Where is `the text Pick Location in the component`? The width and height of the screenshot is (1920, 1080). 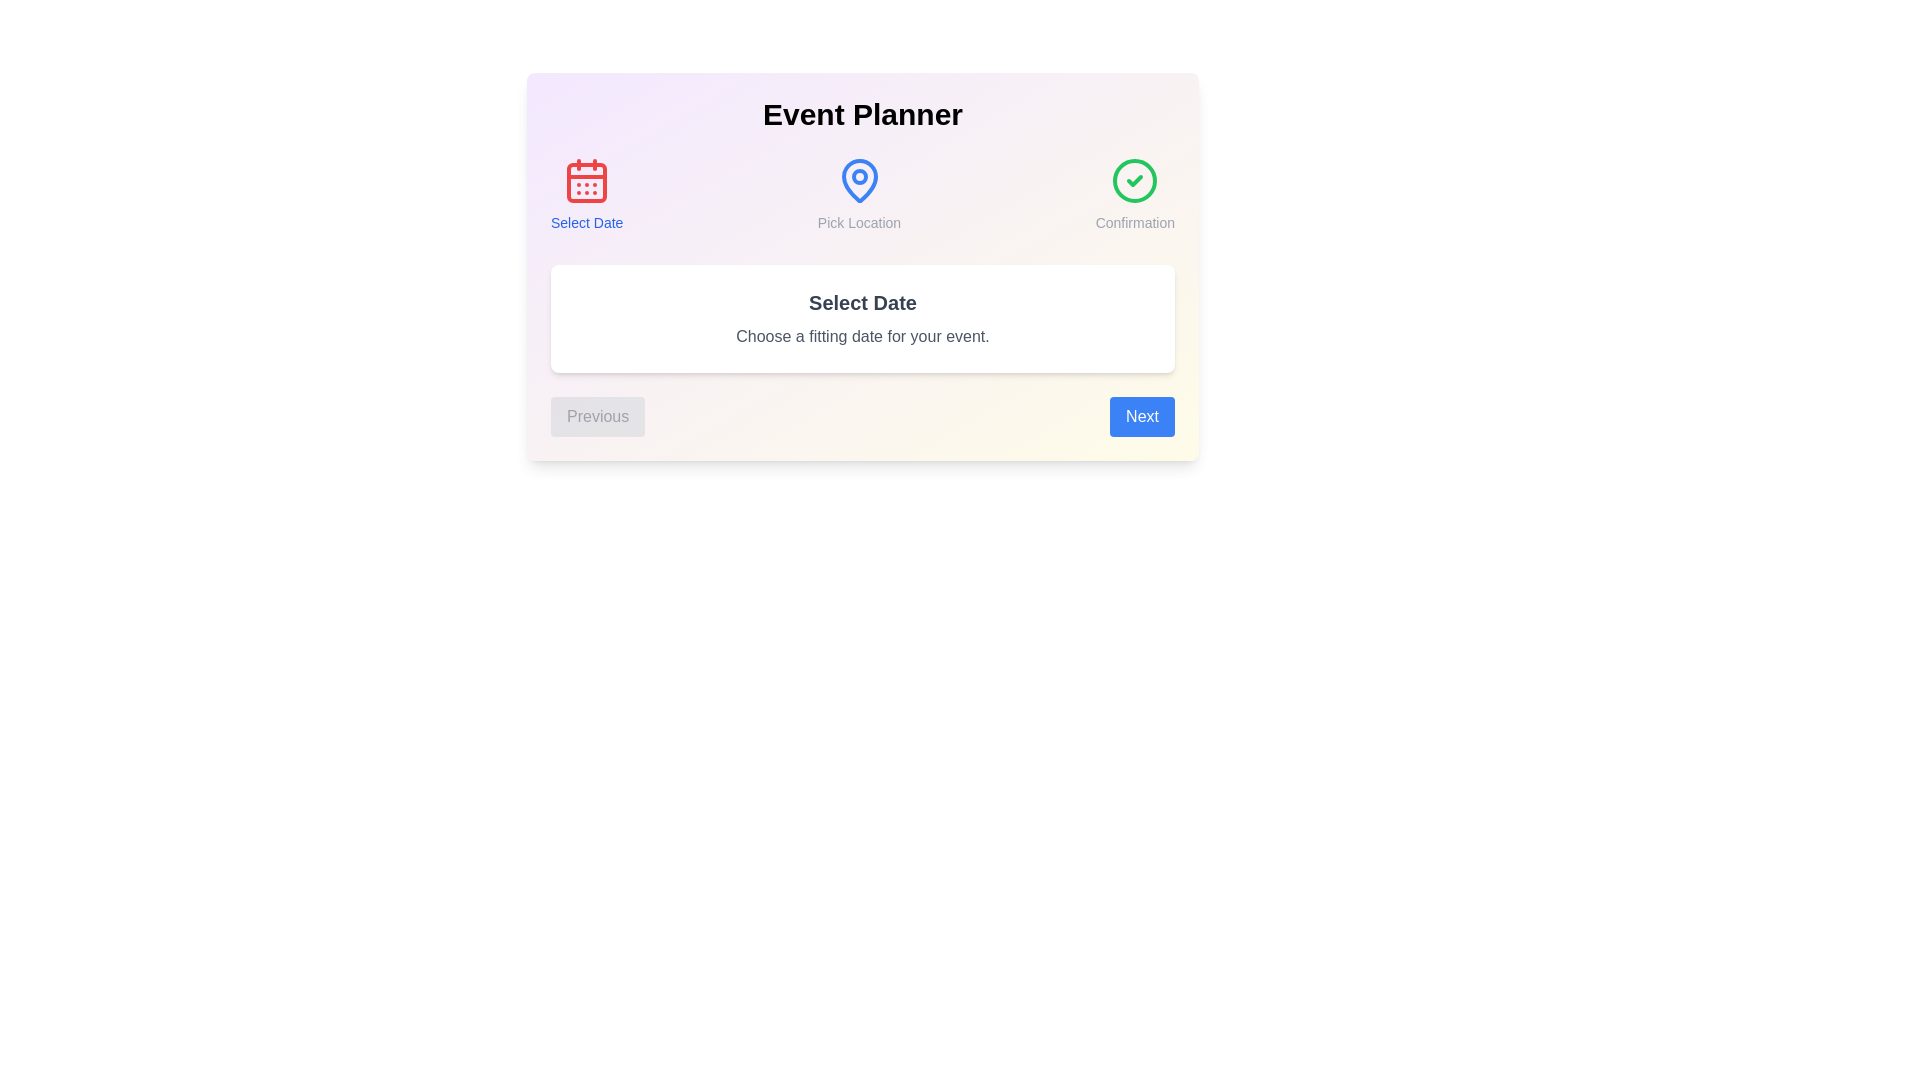
the text Pick Location in the component is located at coordinates (859, 195).